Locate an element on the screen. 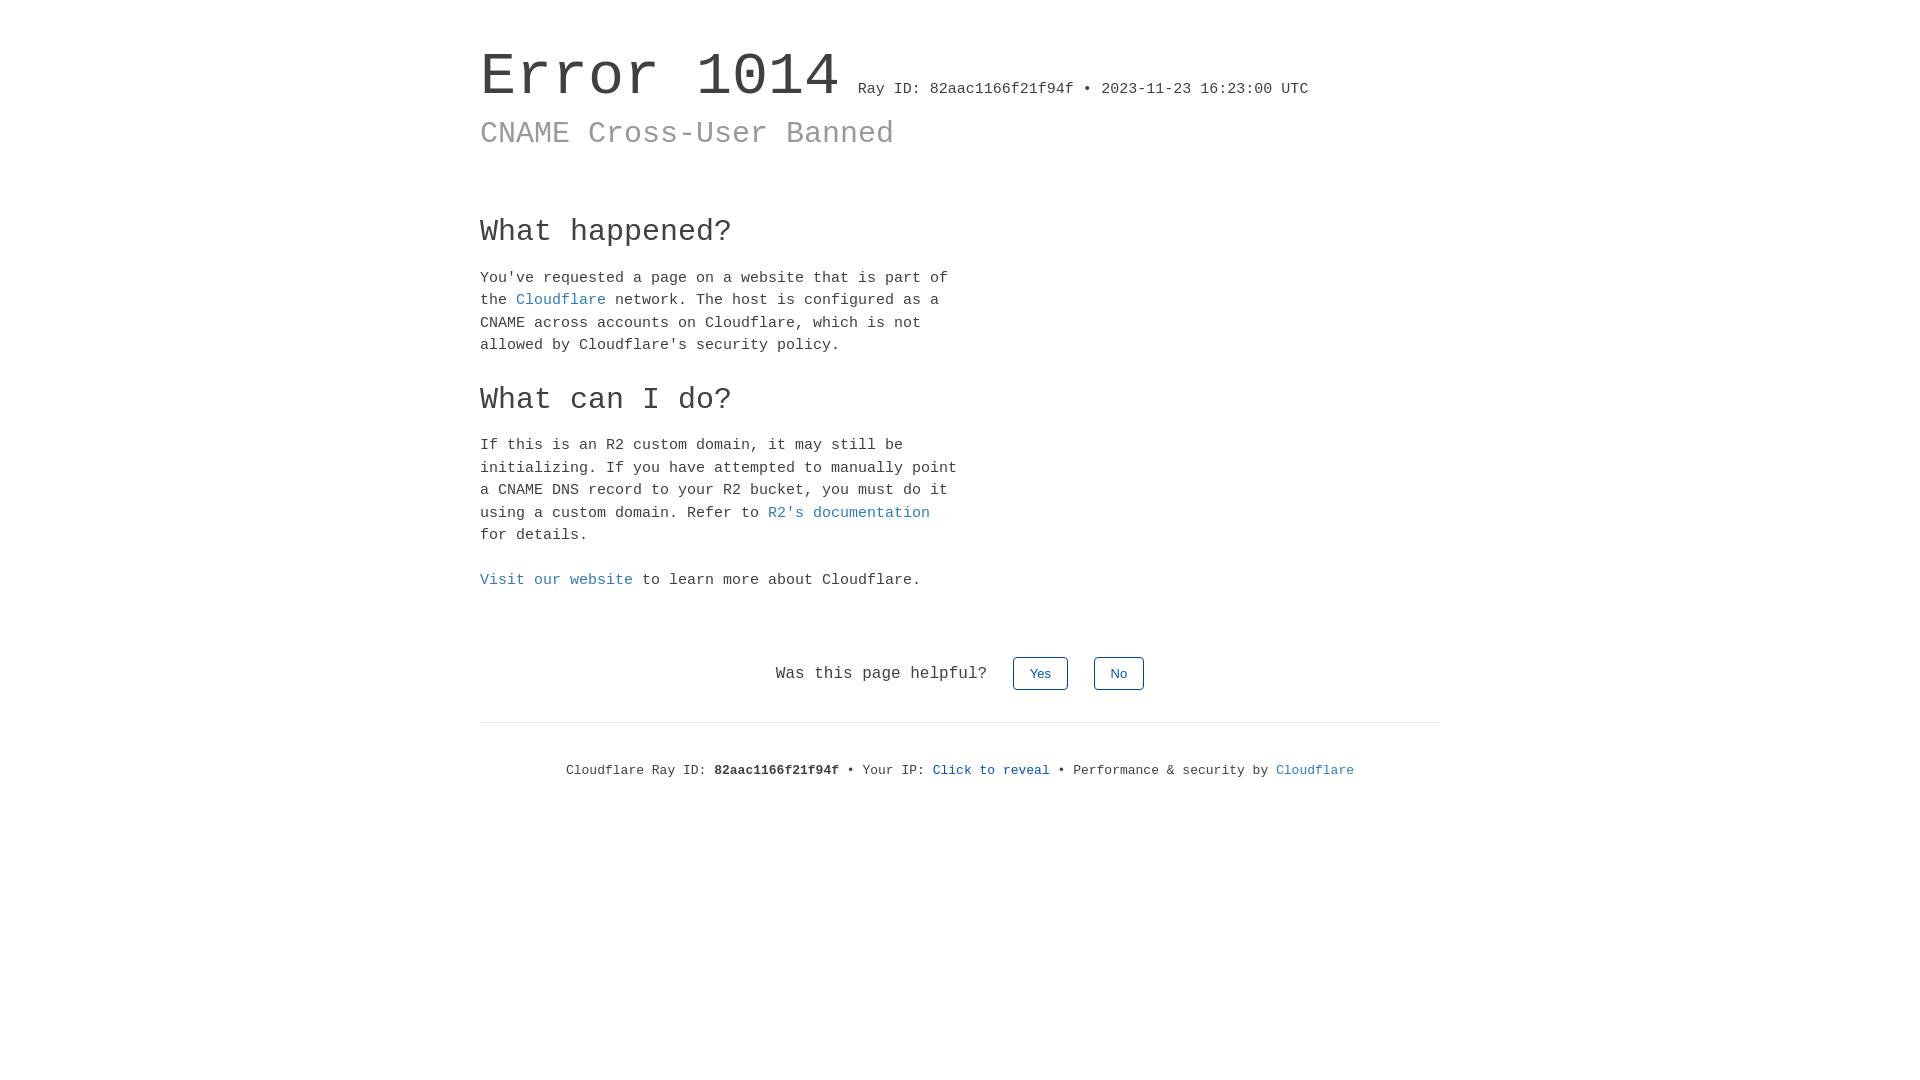  'R2's documentation' is located at coordinates (849, 511).